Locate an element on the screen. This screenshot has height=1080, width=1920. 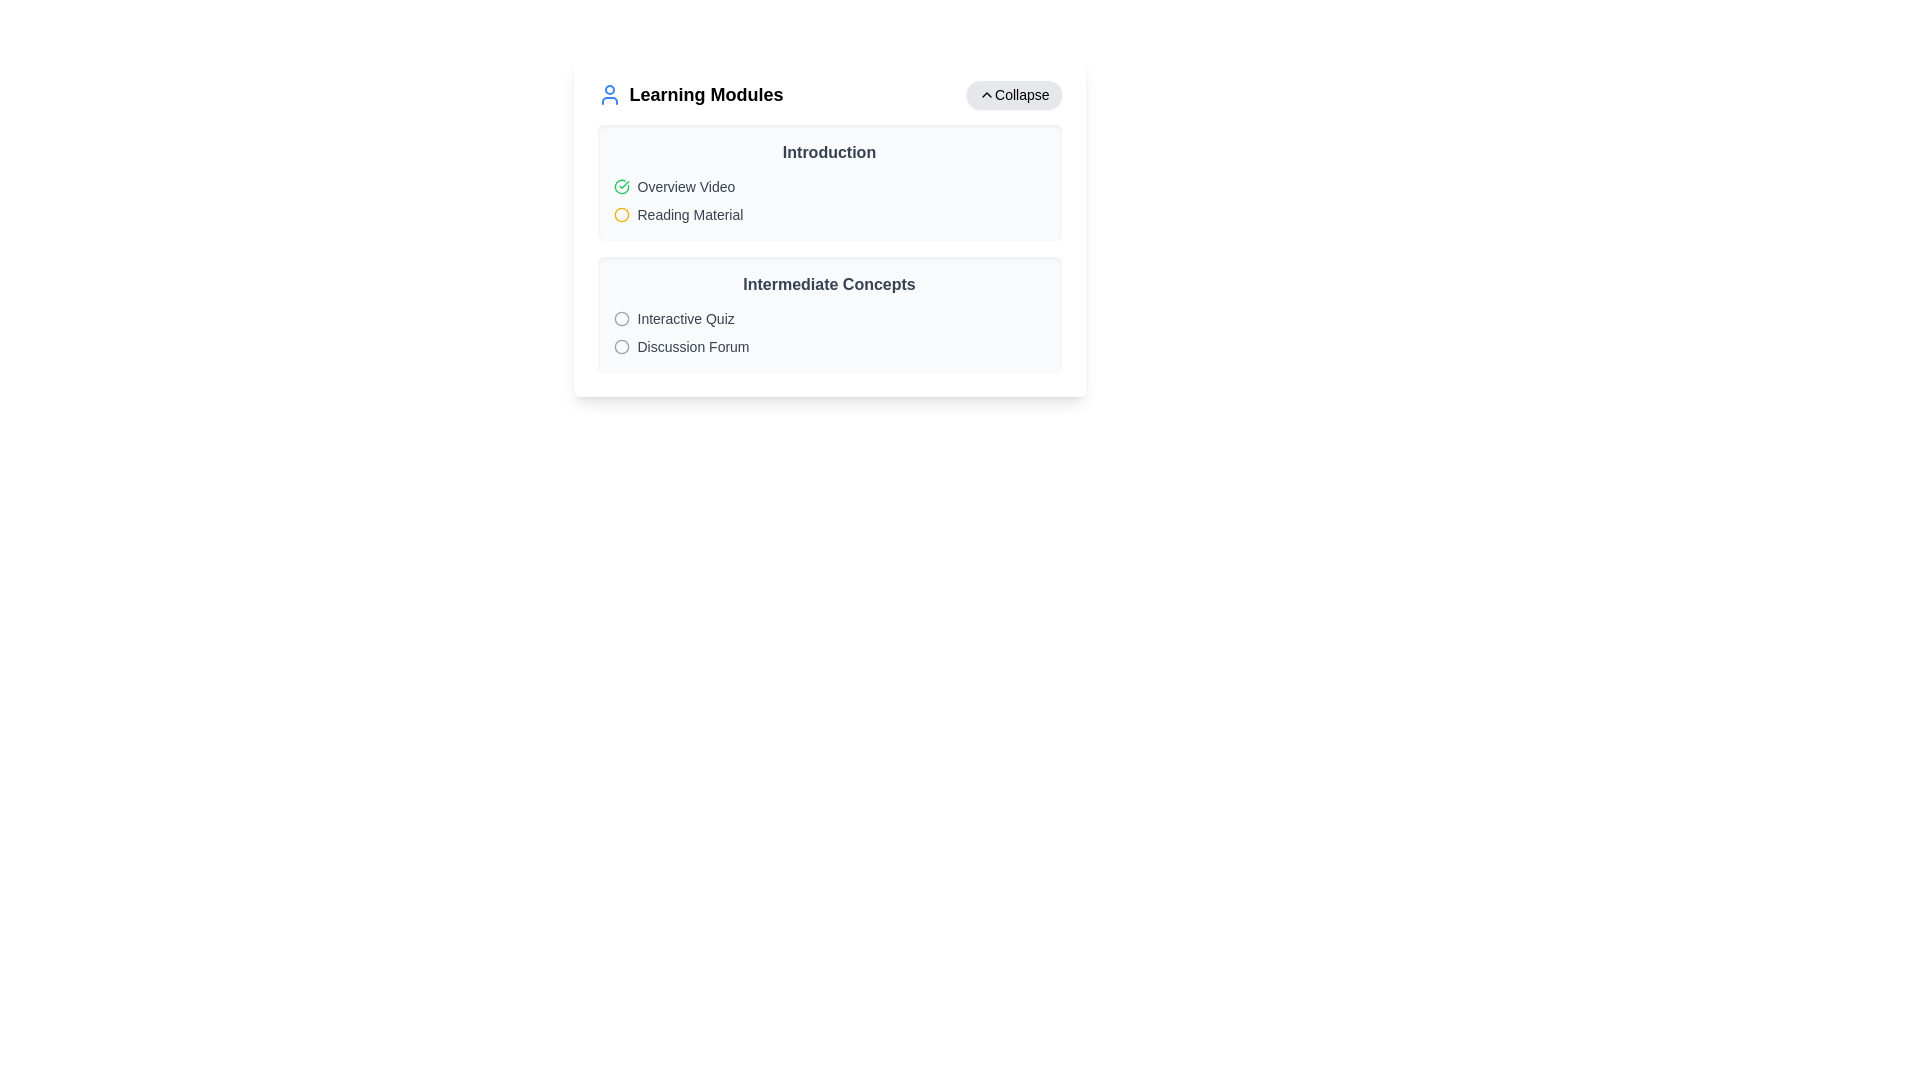
the text element labeled 'Interactive Quiz' located in the 'Intermediate Concepts' section of the 'Learning Modules' interface, positioned to the right of a gray circular icon is located at coordinates (686, 318).